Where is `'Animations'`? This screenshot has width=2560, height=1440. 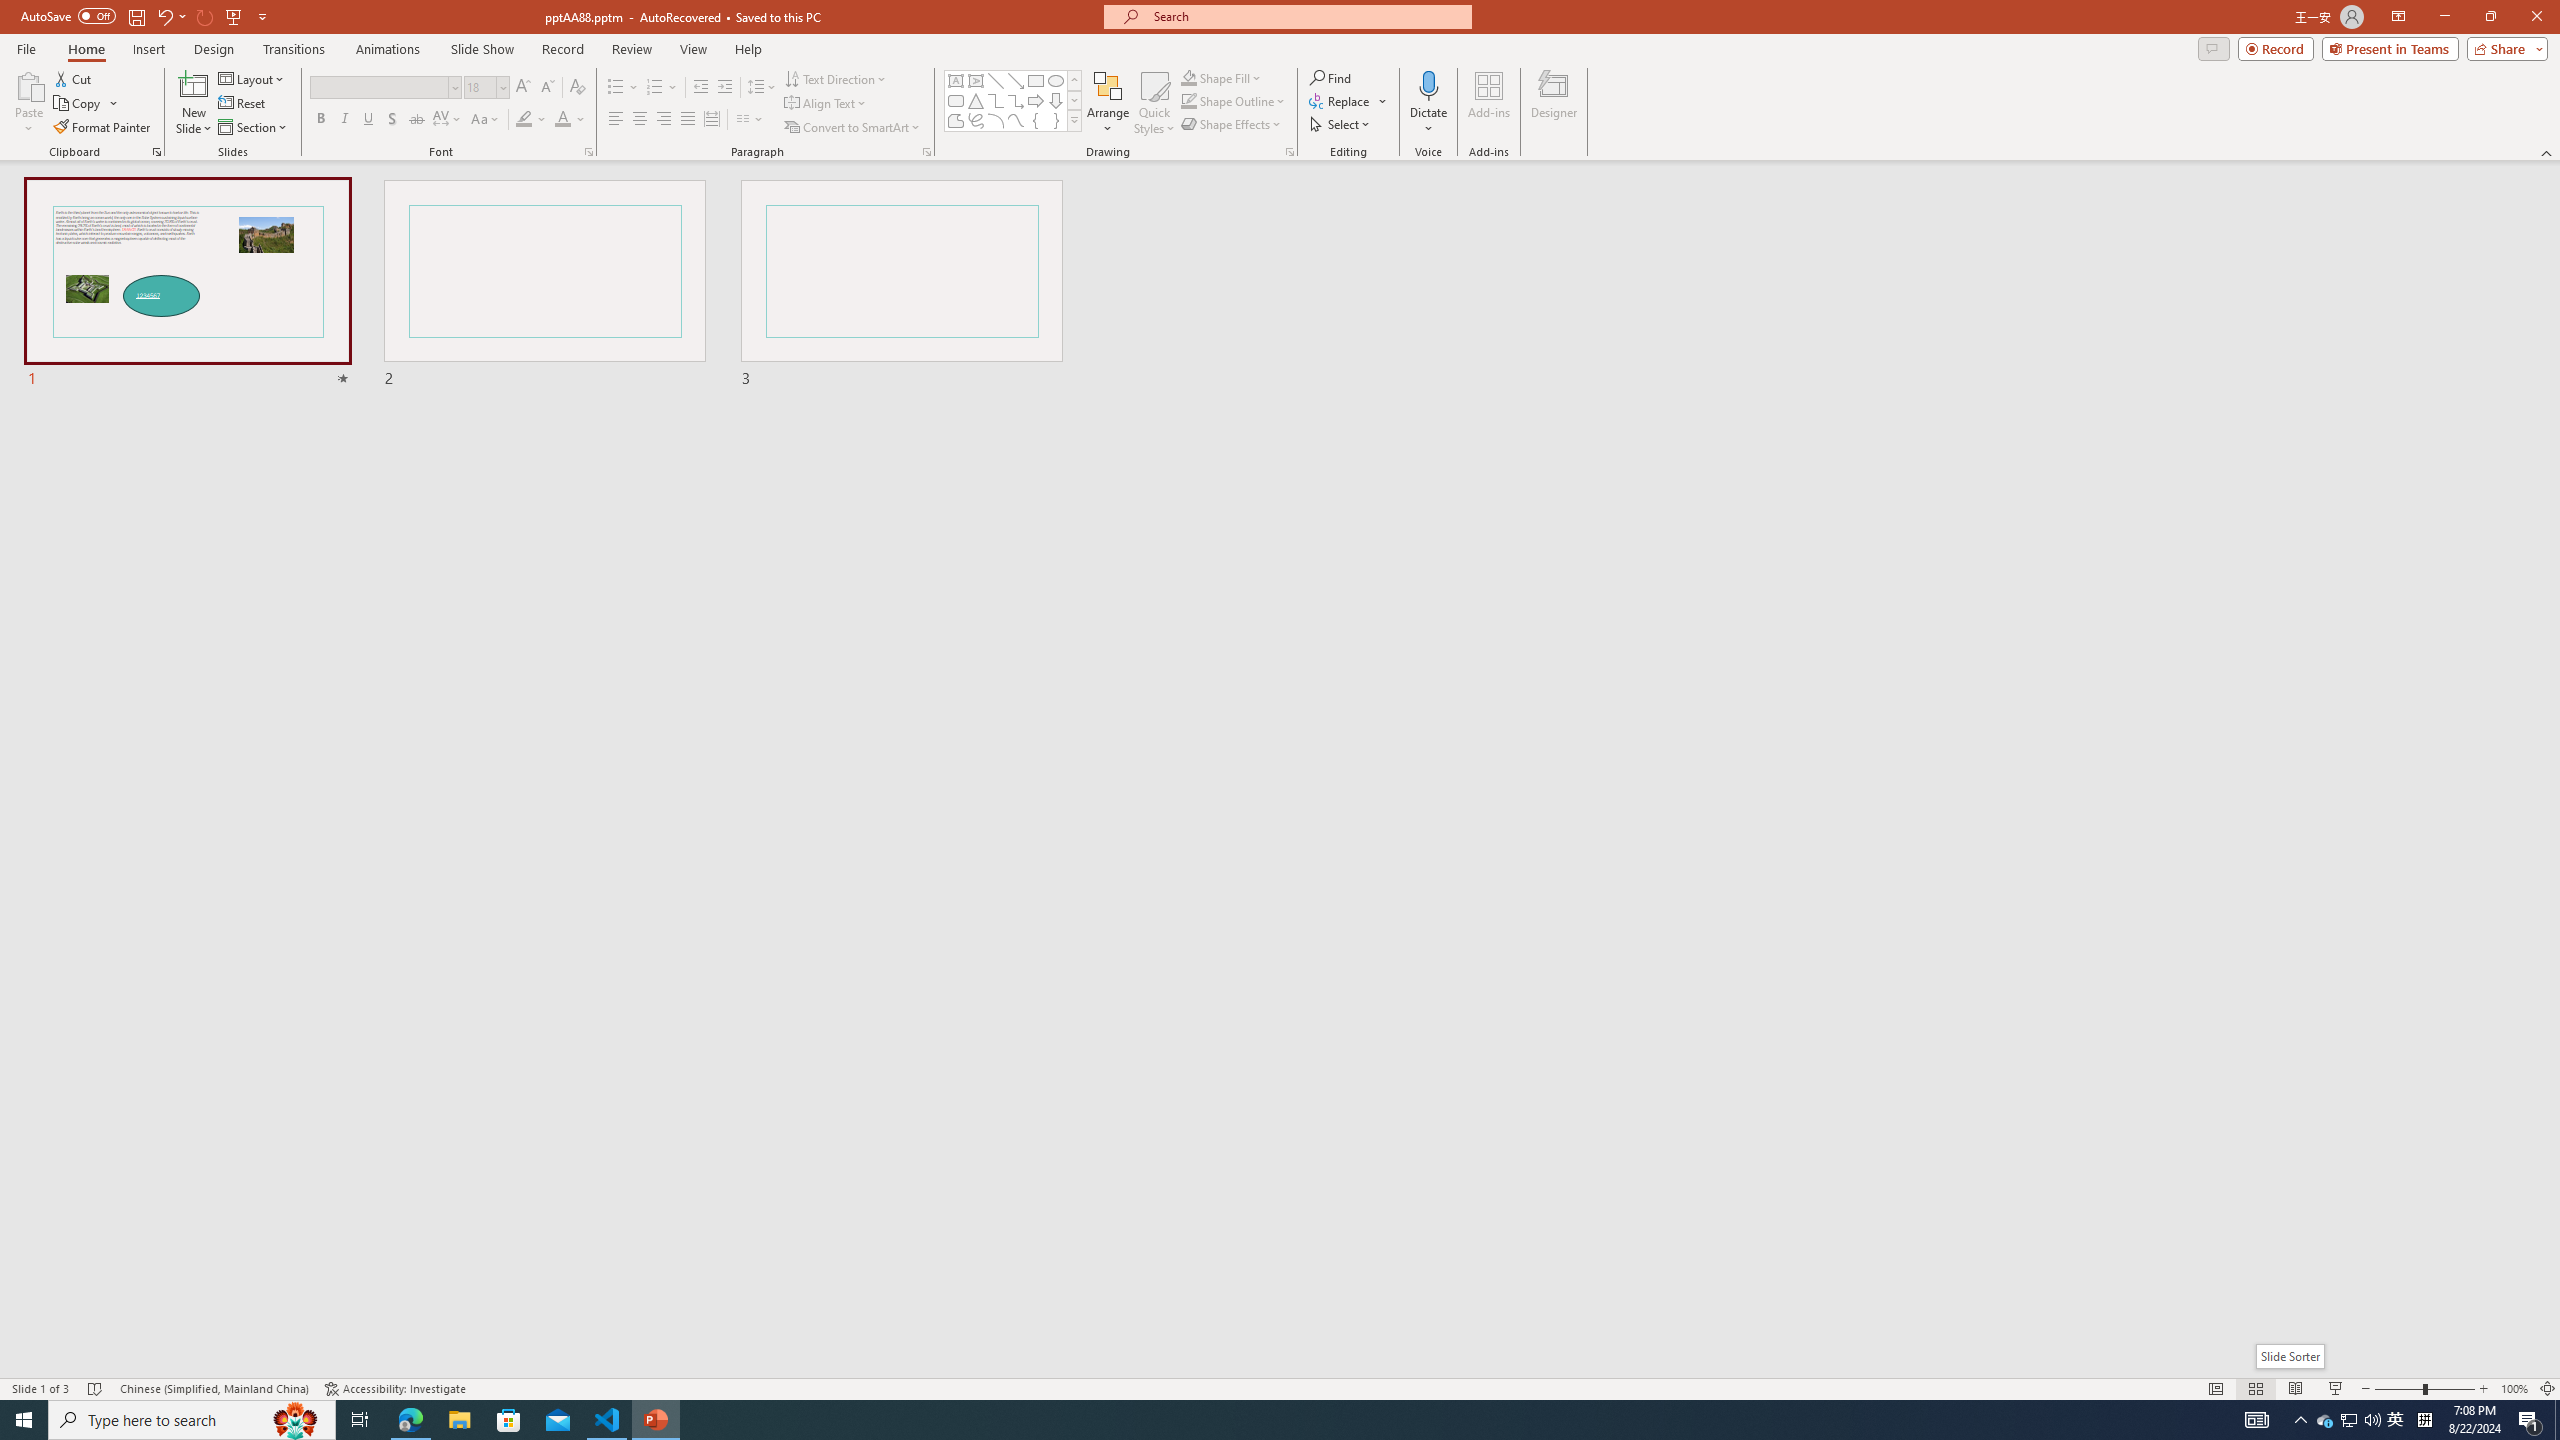 'Animations' is located at coordinates (387, 49).